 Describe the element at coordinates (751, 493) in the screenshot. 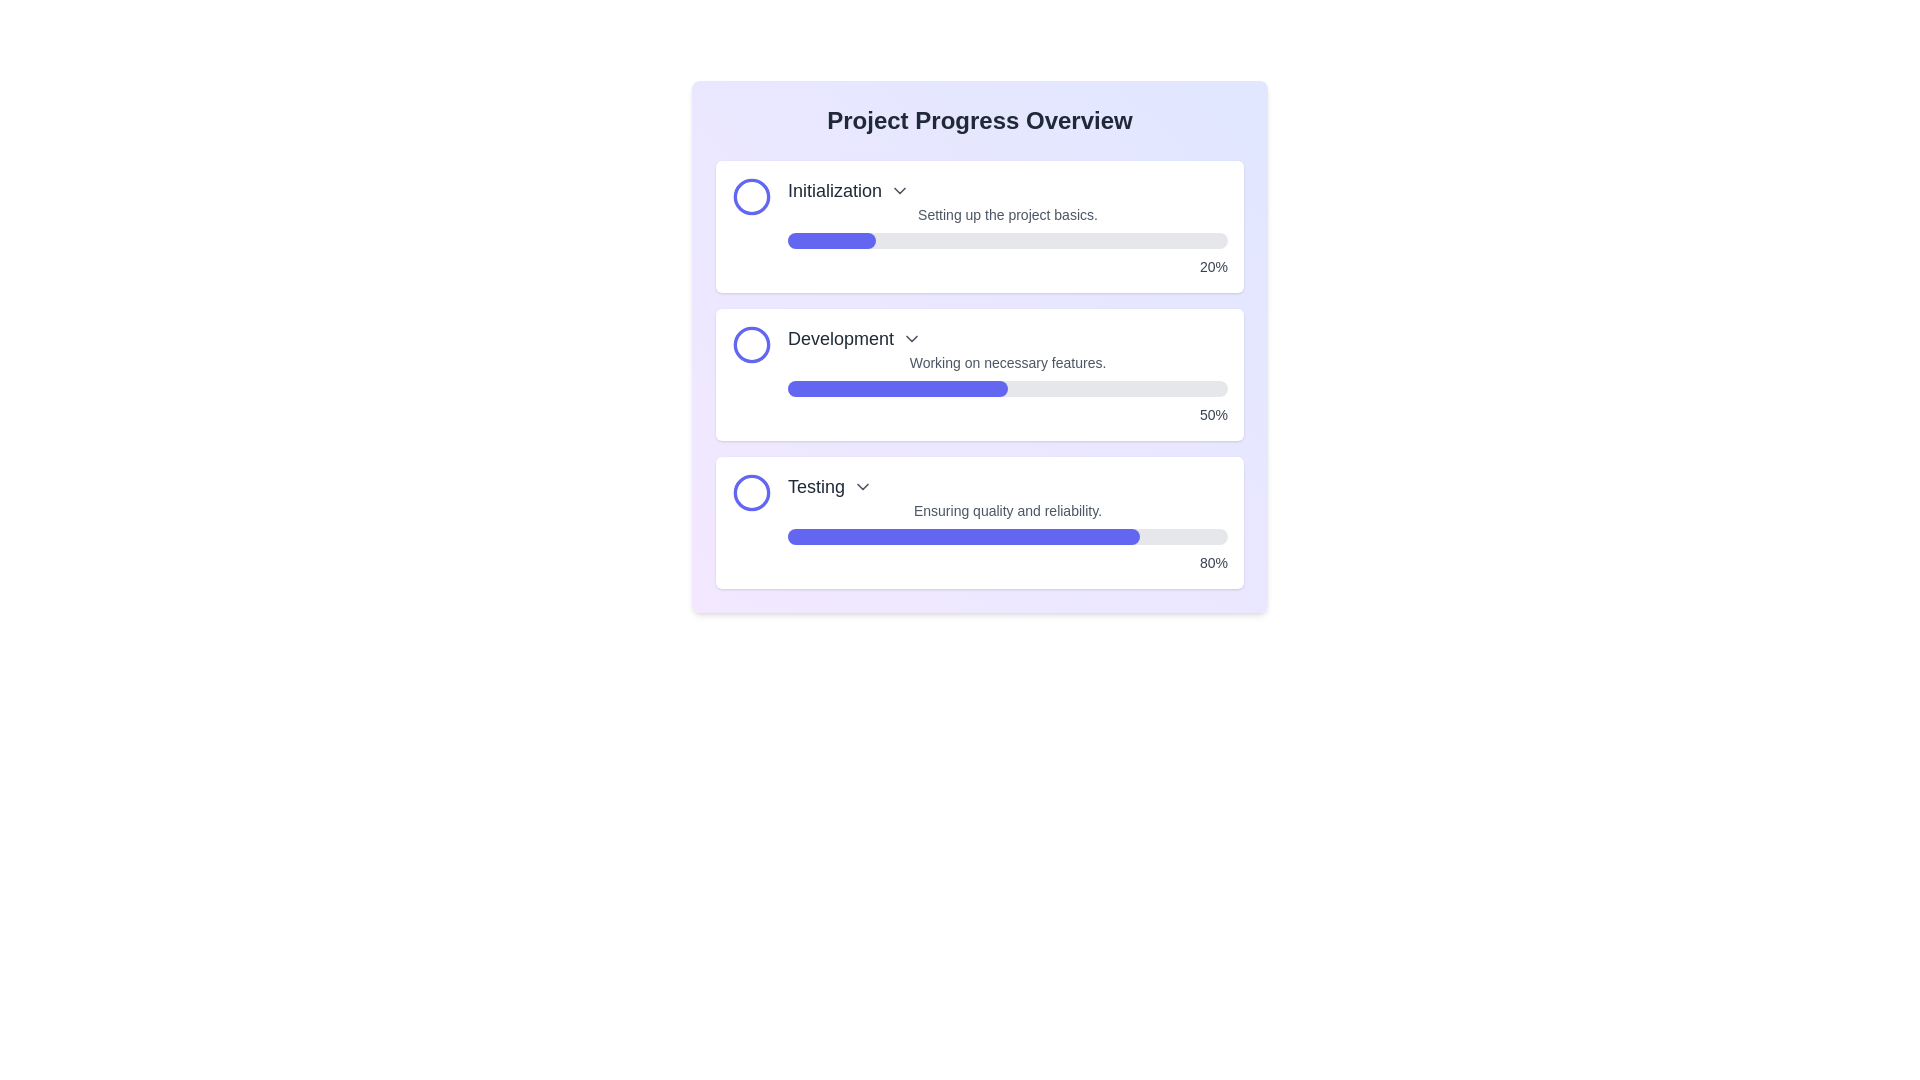

I see `the status indicator icon representing the 'Testing' phase, located on the left side of the 'Testing' card in the project phases list` at that location.